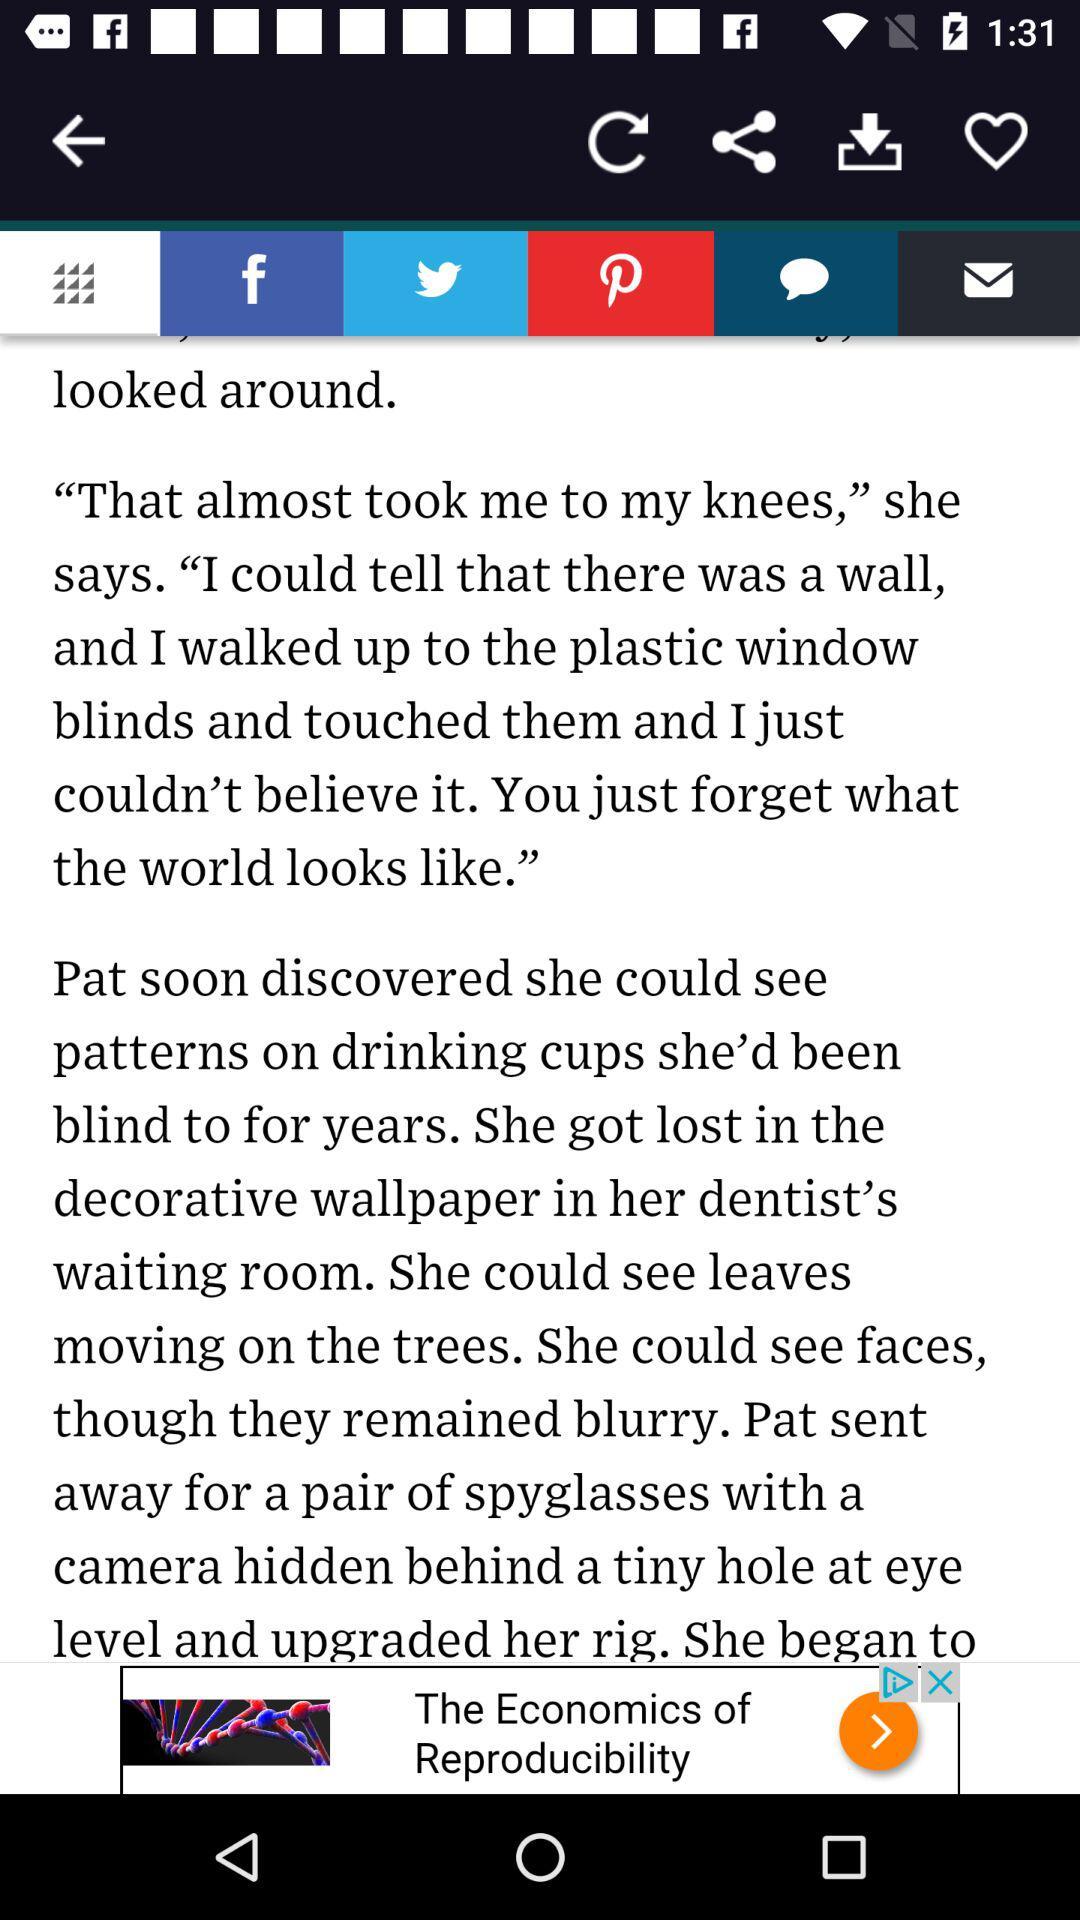 The width and height of the screenshot is (1080, 1920). I want to click on share the news, so click(540, 945).